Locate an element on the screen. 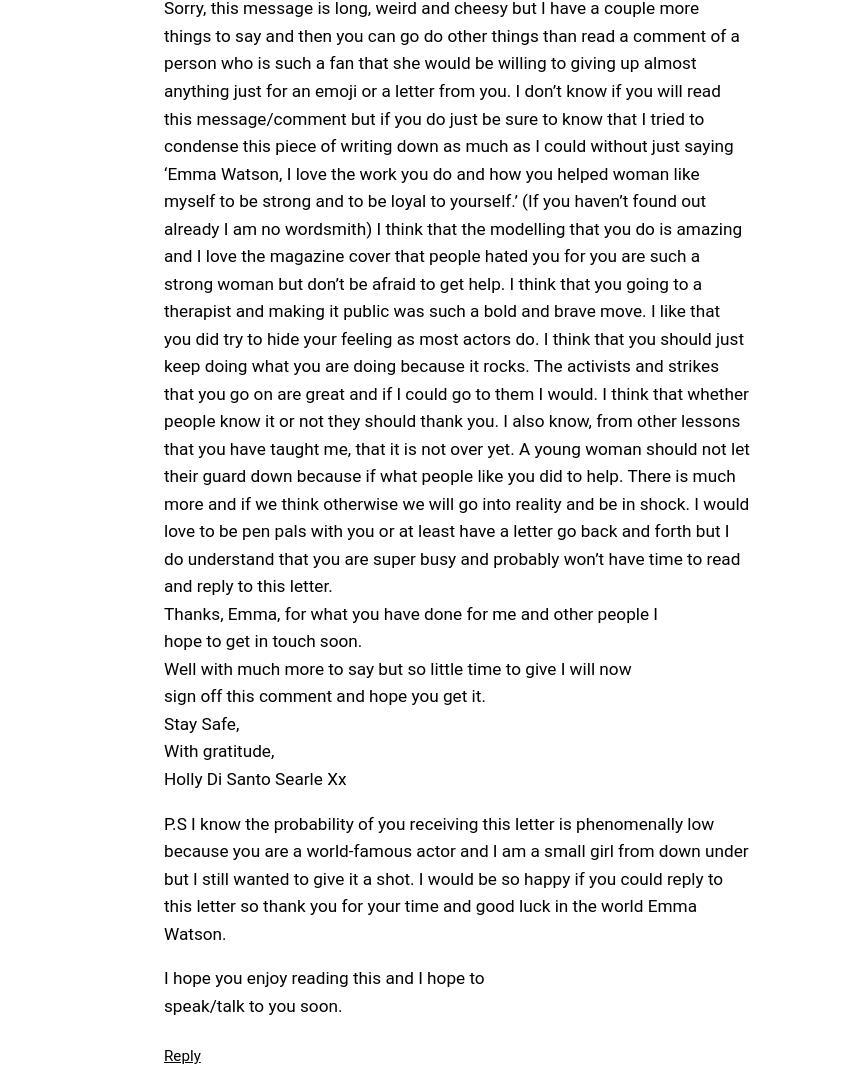 The height and width of the screenshot is (1074, 850). 'speak/talk to you soon.' is located at coordinates (163, 1004).